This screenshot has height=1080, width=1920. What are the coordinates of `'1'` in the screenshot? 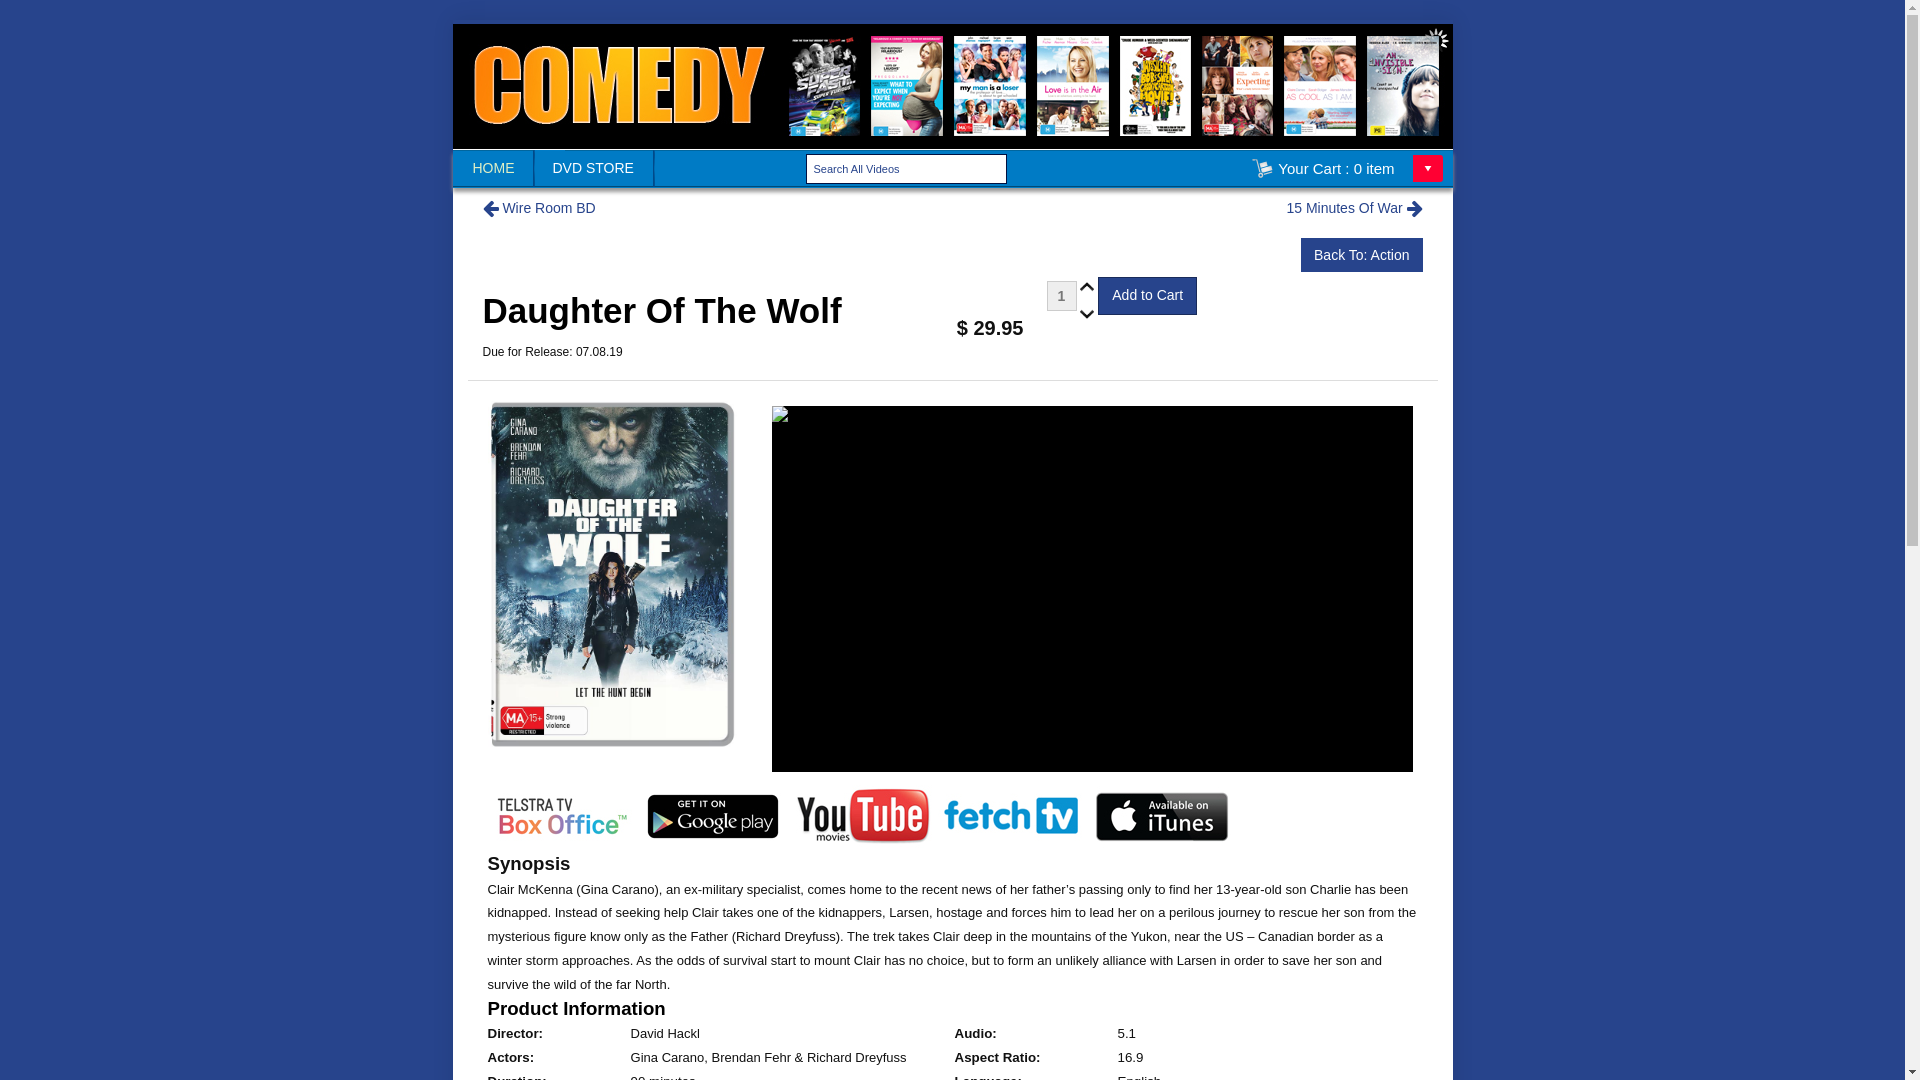 It's located at (1059, 296).